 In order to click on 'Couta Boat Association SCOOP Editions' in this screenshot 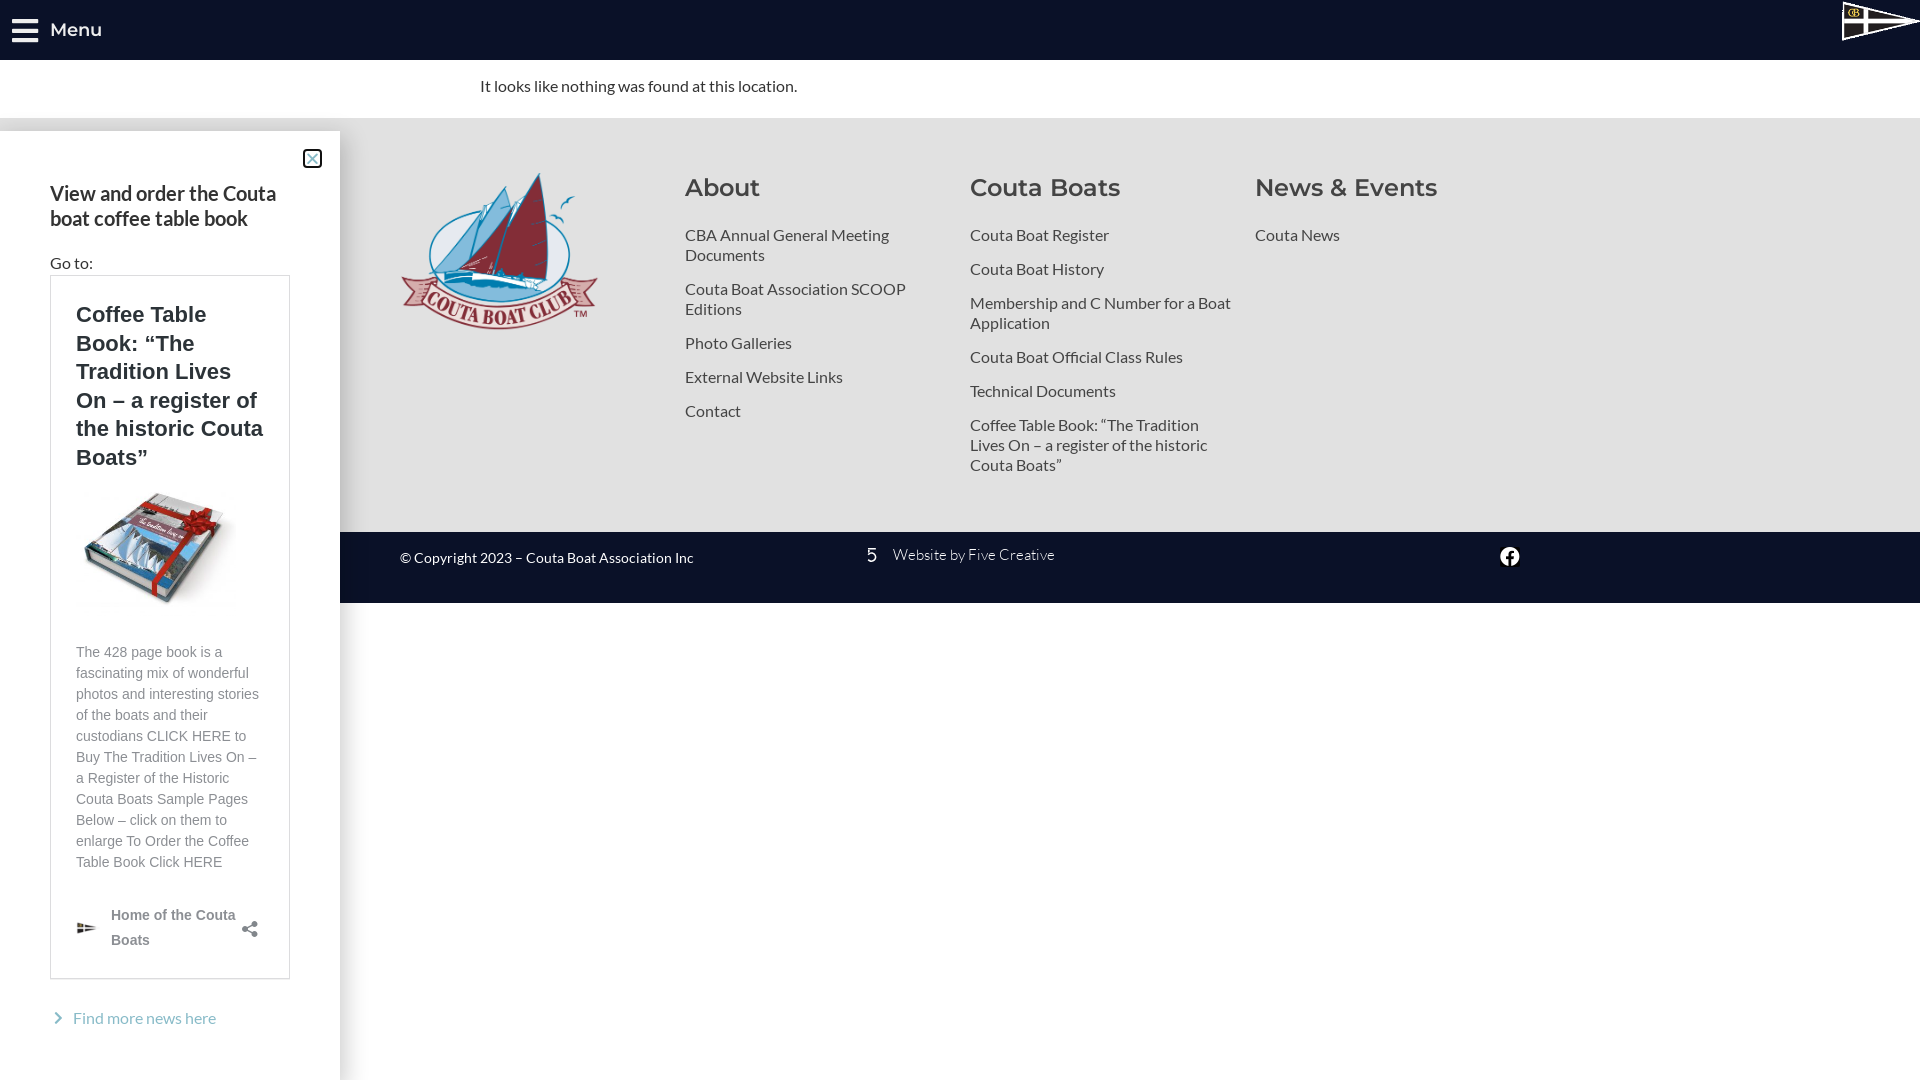, I will do `click(817, 299)`.